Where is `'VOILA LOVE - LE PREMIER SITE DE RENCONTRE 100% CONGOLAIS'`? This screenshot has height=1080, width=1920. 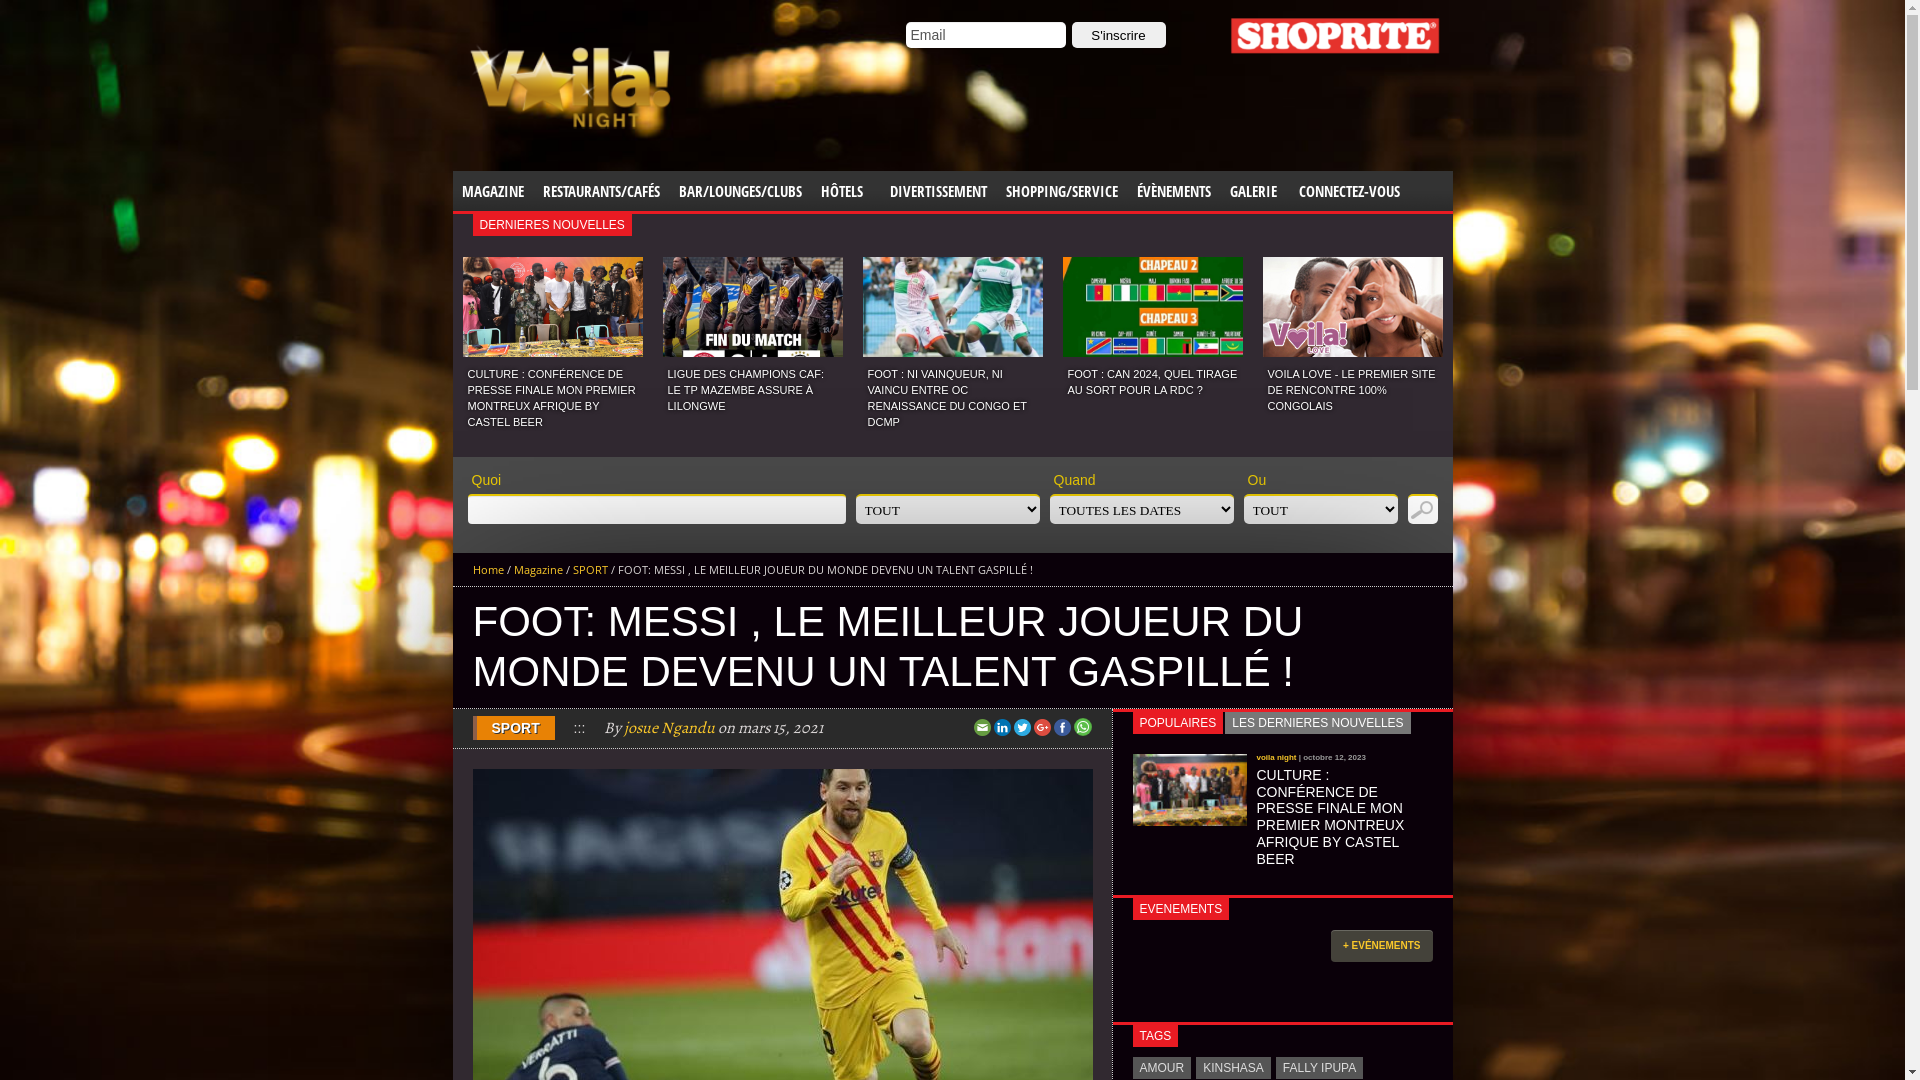
'VOILA LOVE - LE PREMIER SITE DE RENCONTRE 100% CONGOLAIS' is located at coordinates (1353, 388).